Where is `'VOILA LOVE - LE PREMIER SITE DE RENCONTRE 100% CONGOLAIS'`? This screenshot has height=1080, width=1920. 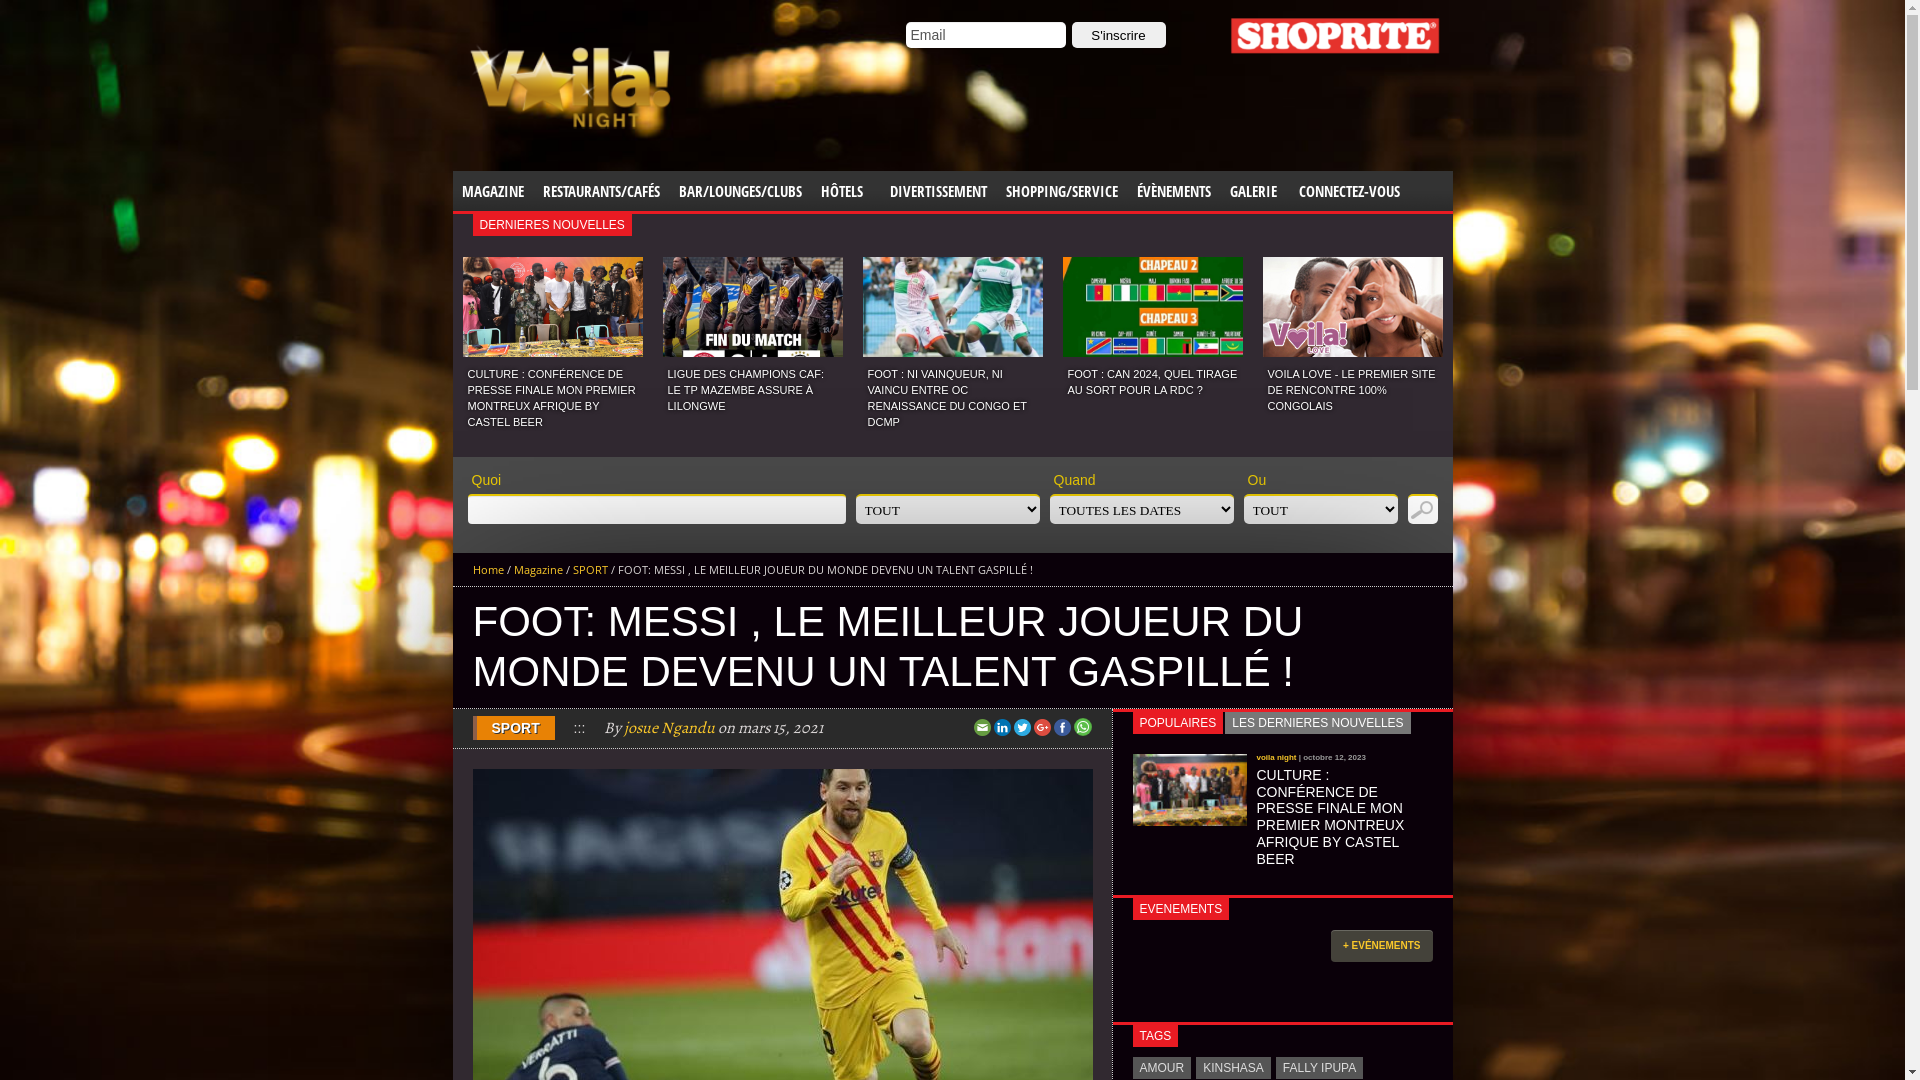
'VOILA LOVE - LE PREMIER SITE DE RENCONTRE 100% CONGOLAIS' is located at coordinates (1353, 388).